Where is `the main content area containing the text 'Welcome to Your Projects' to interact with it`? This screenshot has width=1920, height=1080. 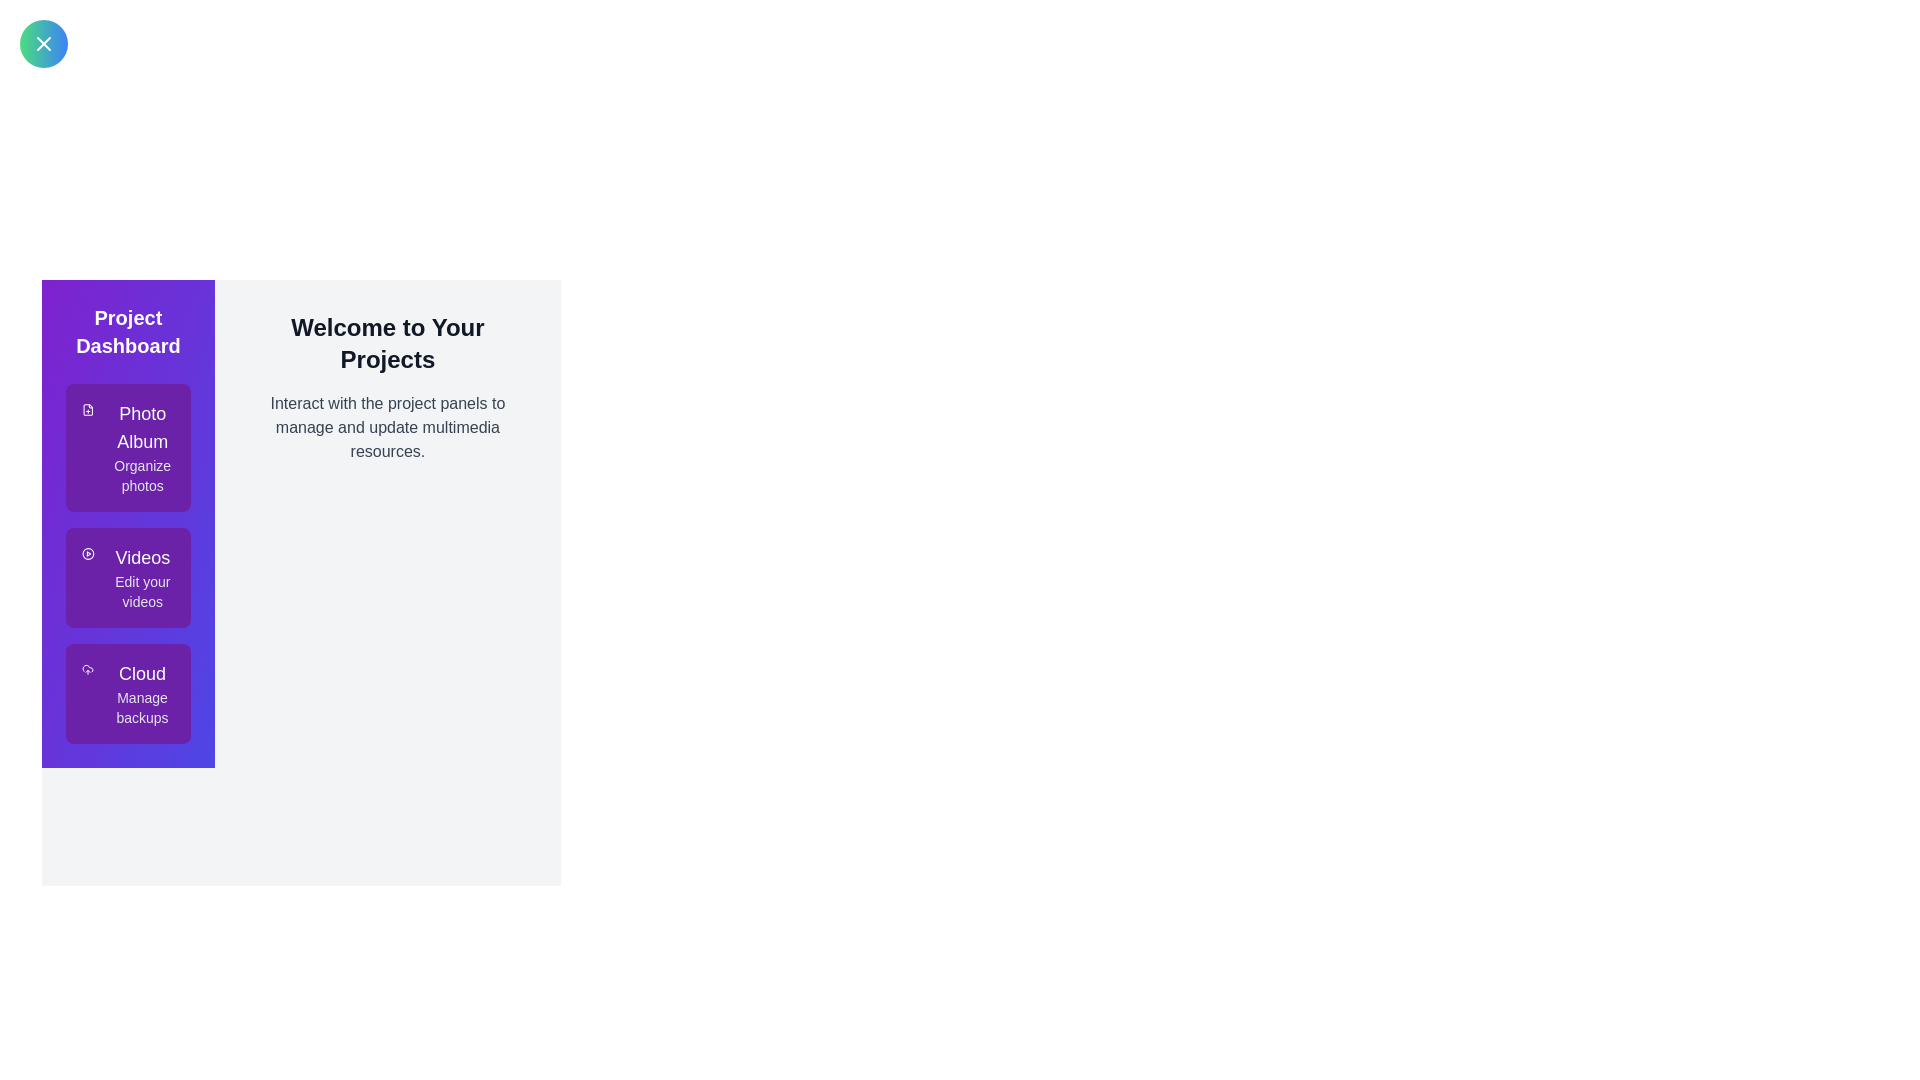
the main content area containing the text 'Welcome to Your Projects' to interact with it is located at coordinates (387, 342).